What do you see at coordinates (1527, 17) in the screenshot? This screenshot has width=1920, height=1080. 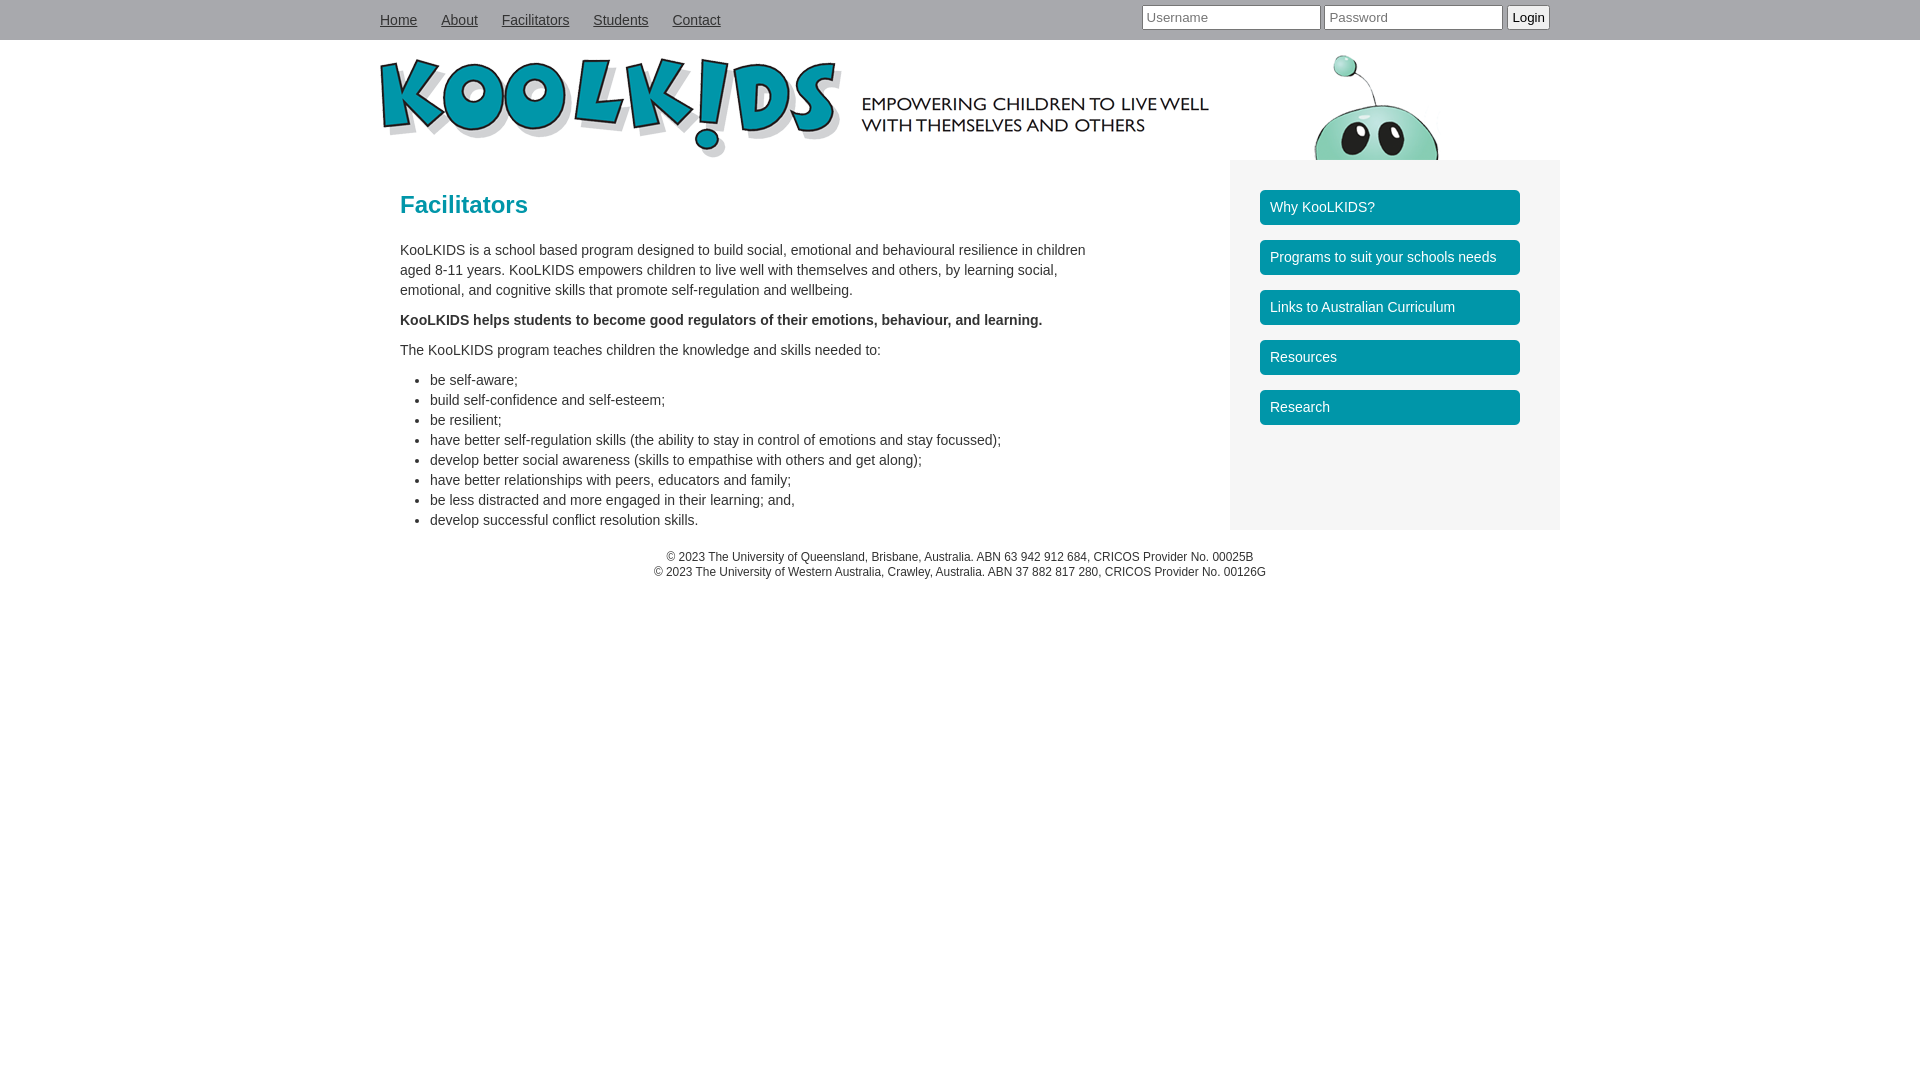 I see `'Login'` at bounding box center [1527, 17].